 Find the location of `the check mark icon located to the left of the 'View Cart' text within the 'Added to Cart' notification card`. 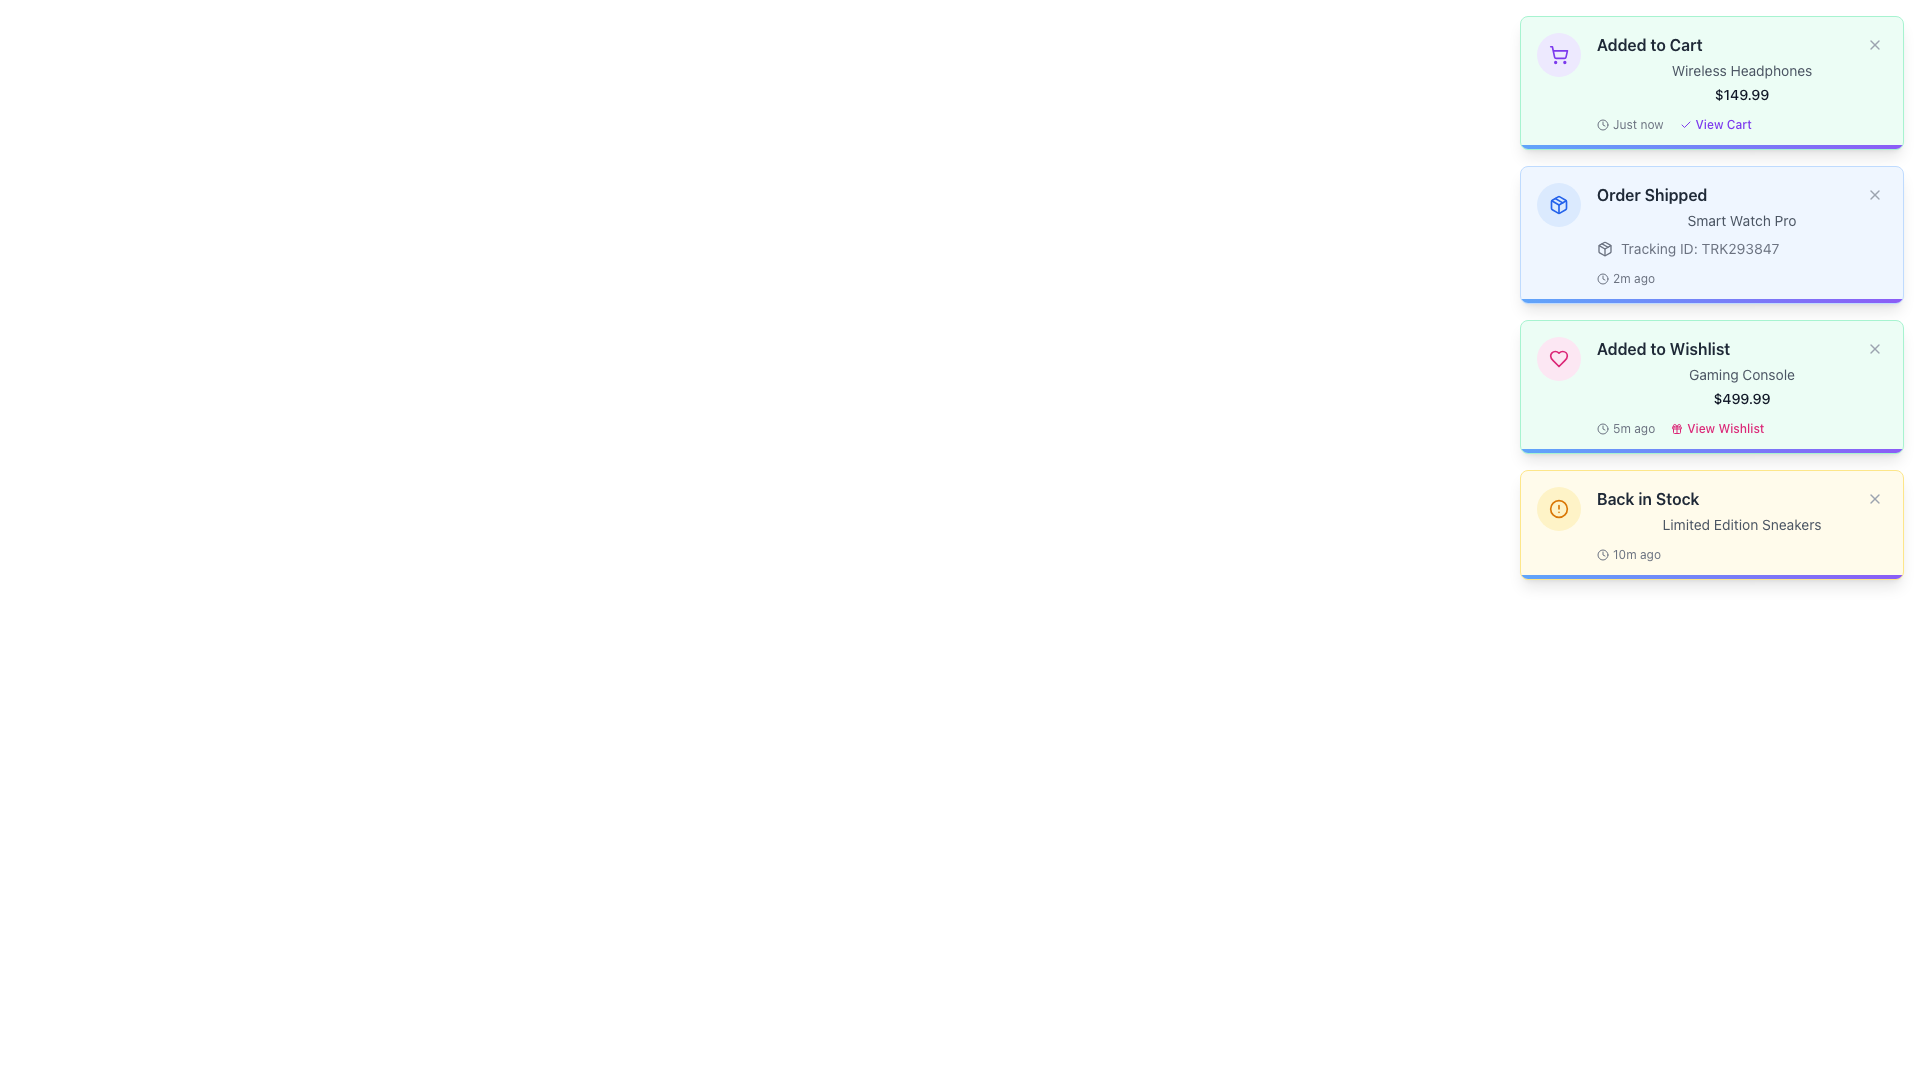

the check mark icon located to the left of the 'View Cart' text within the 'Added to Cart' notification card is located at coordinates (1684, 124).